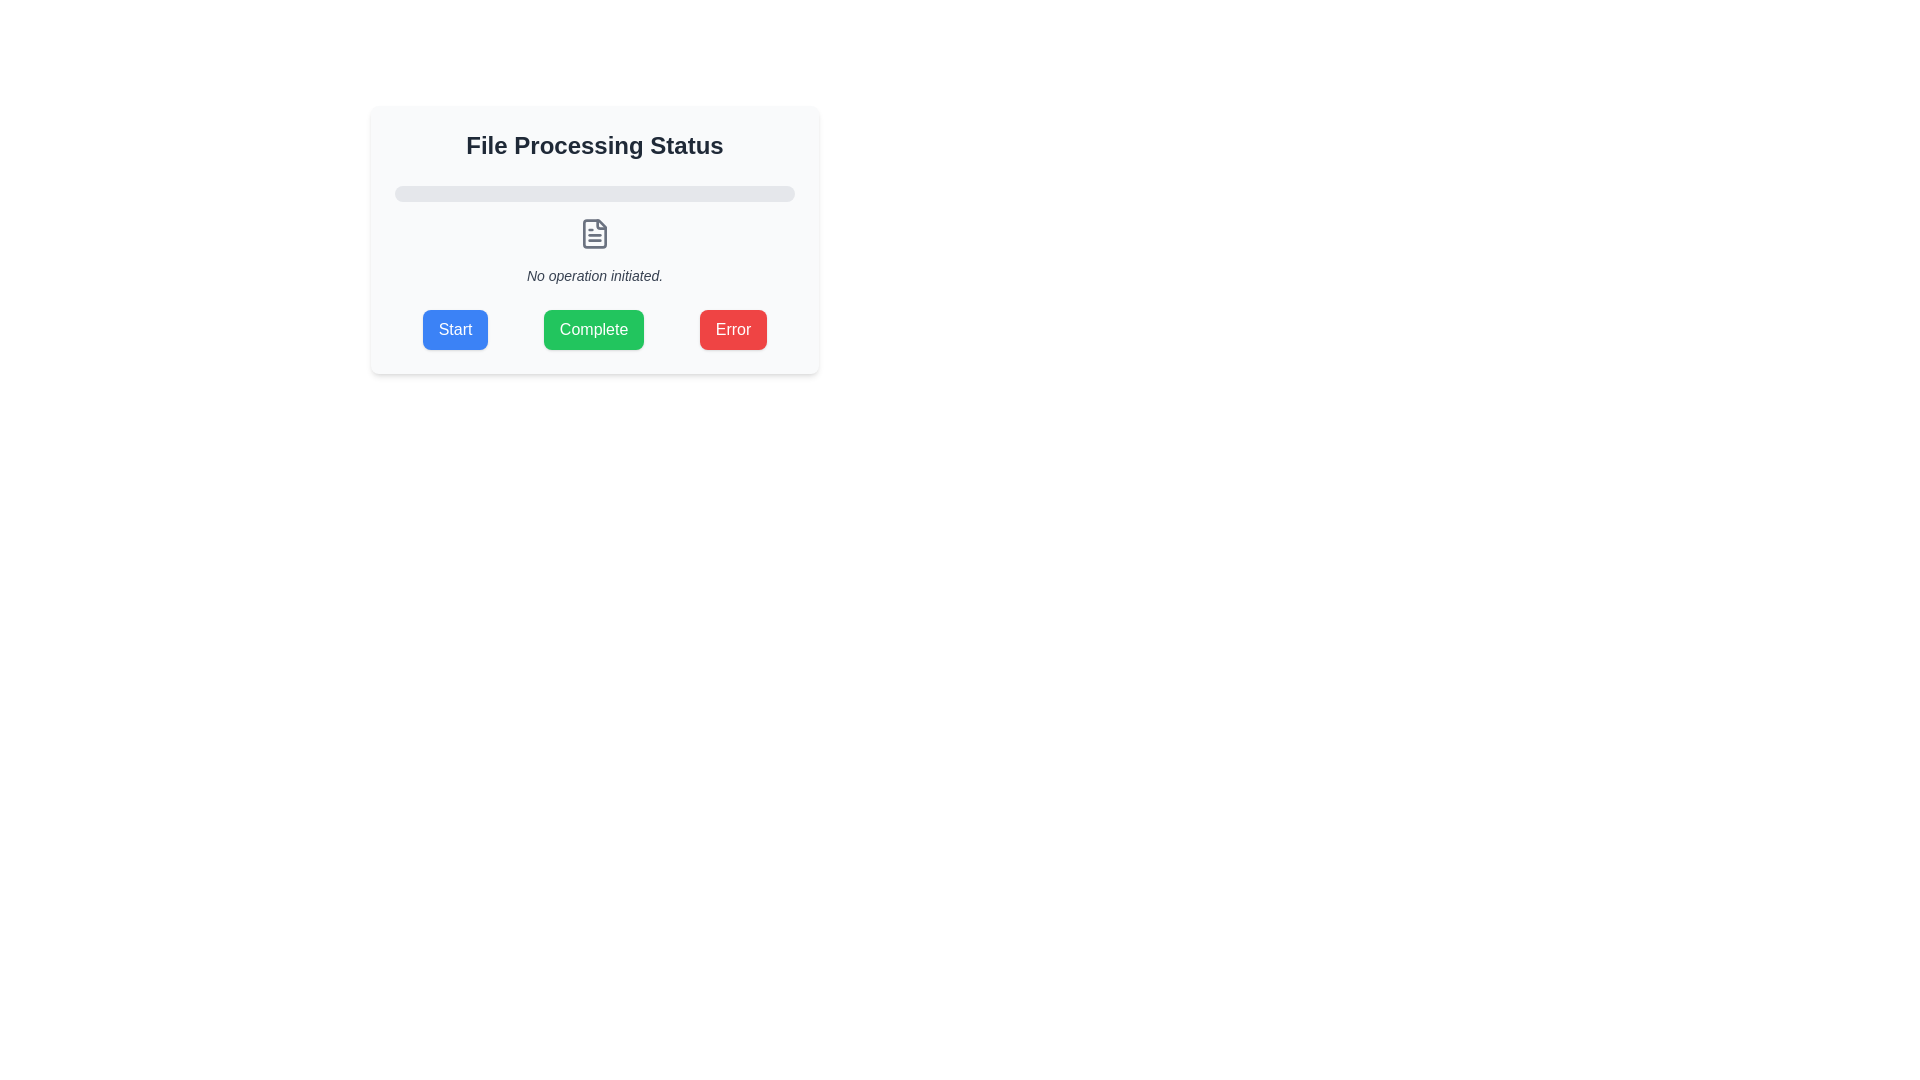 The height and width of the screenshot is (1080, 1920). Describe the element at coordinates (594, 233) in the screenshot. I see `the file processing status icon located centrally below the progress bar, which indicates the document context related to the operation status` at that location.